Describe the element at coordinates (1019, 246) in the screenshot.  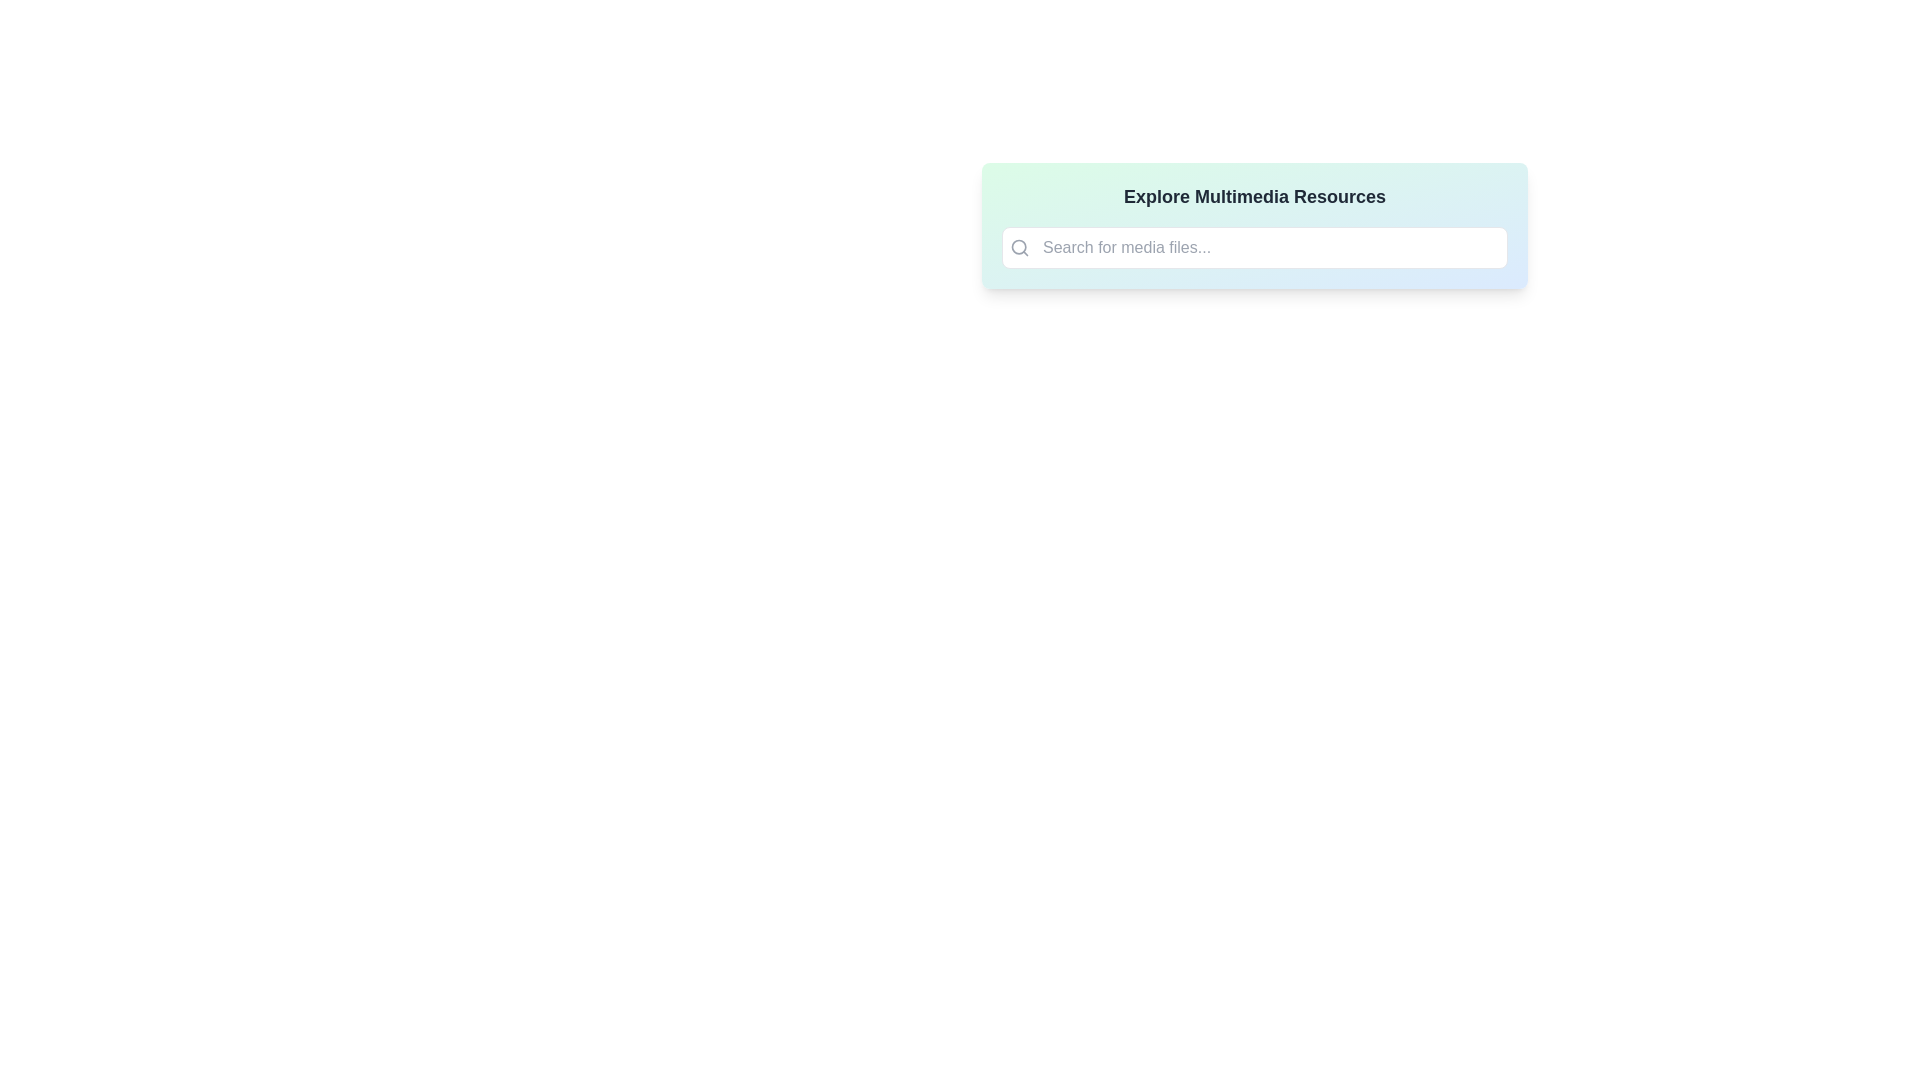
I see `the decorative element representing the lens of the magnifying glass in the search icon, located near the top-left corner of the icon` at that location.